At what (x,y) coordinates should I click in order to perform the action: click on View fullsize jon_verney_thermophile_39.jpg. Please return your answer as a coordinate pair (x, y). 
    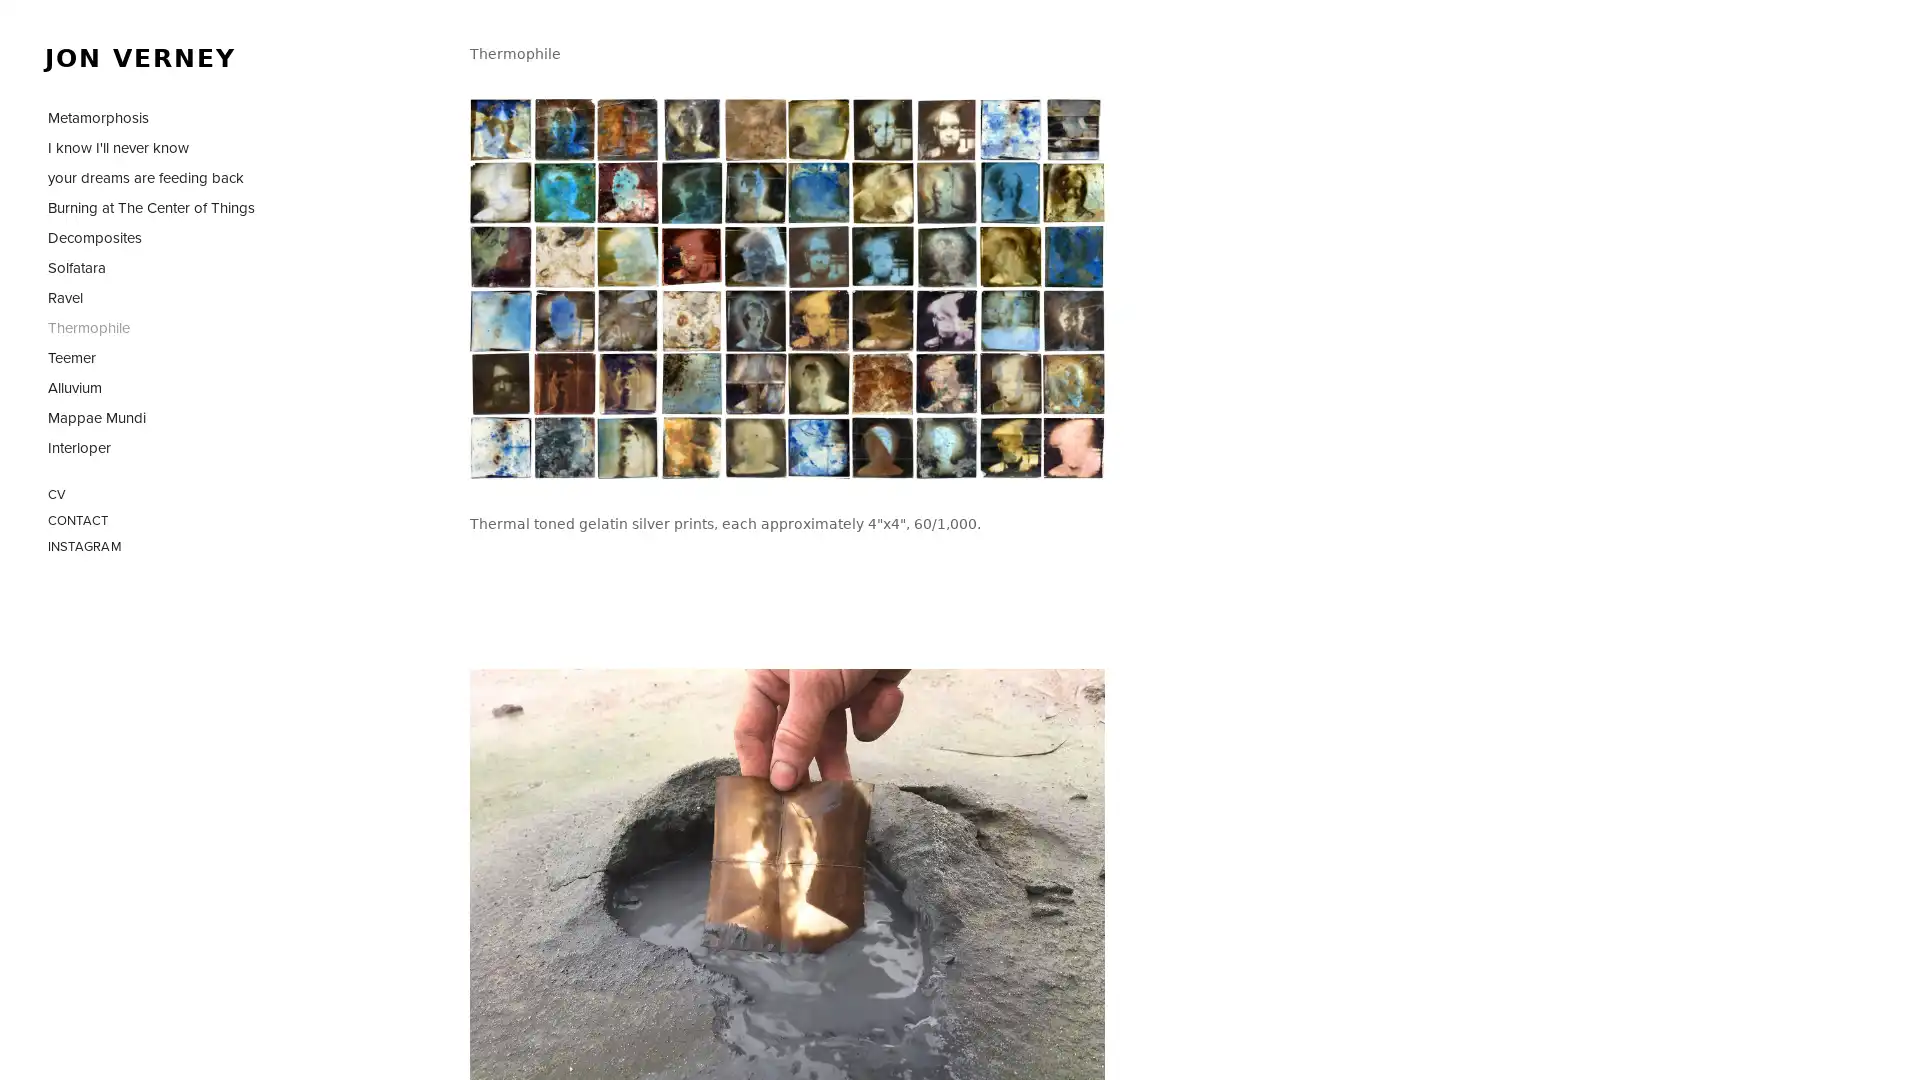
    Looking at the image, I should click on (1009, 446).